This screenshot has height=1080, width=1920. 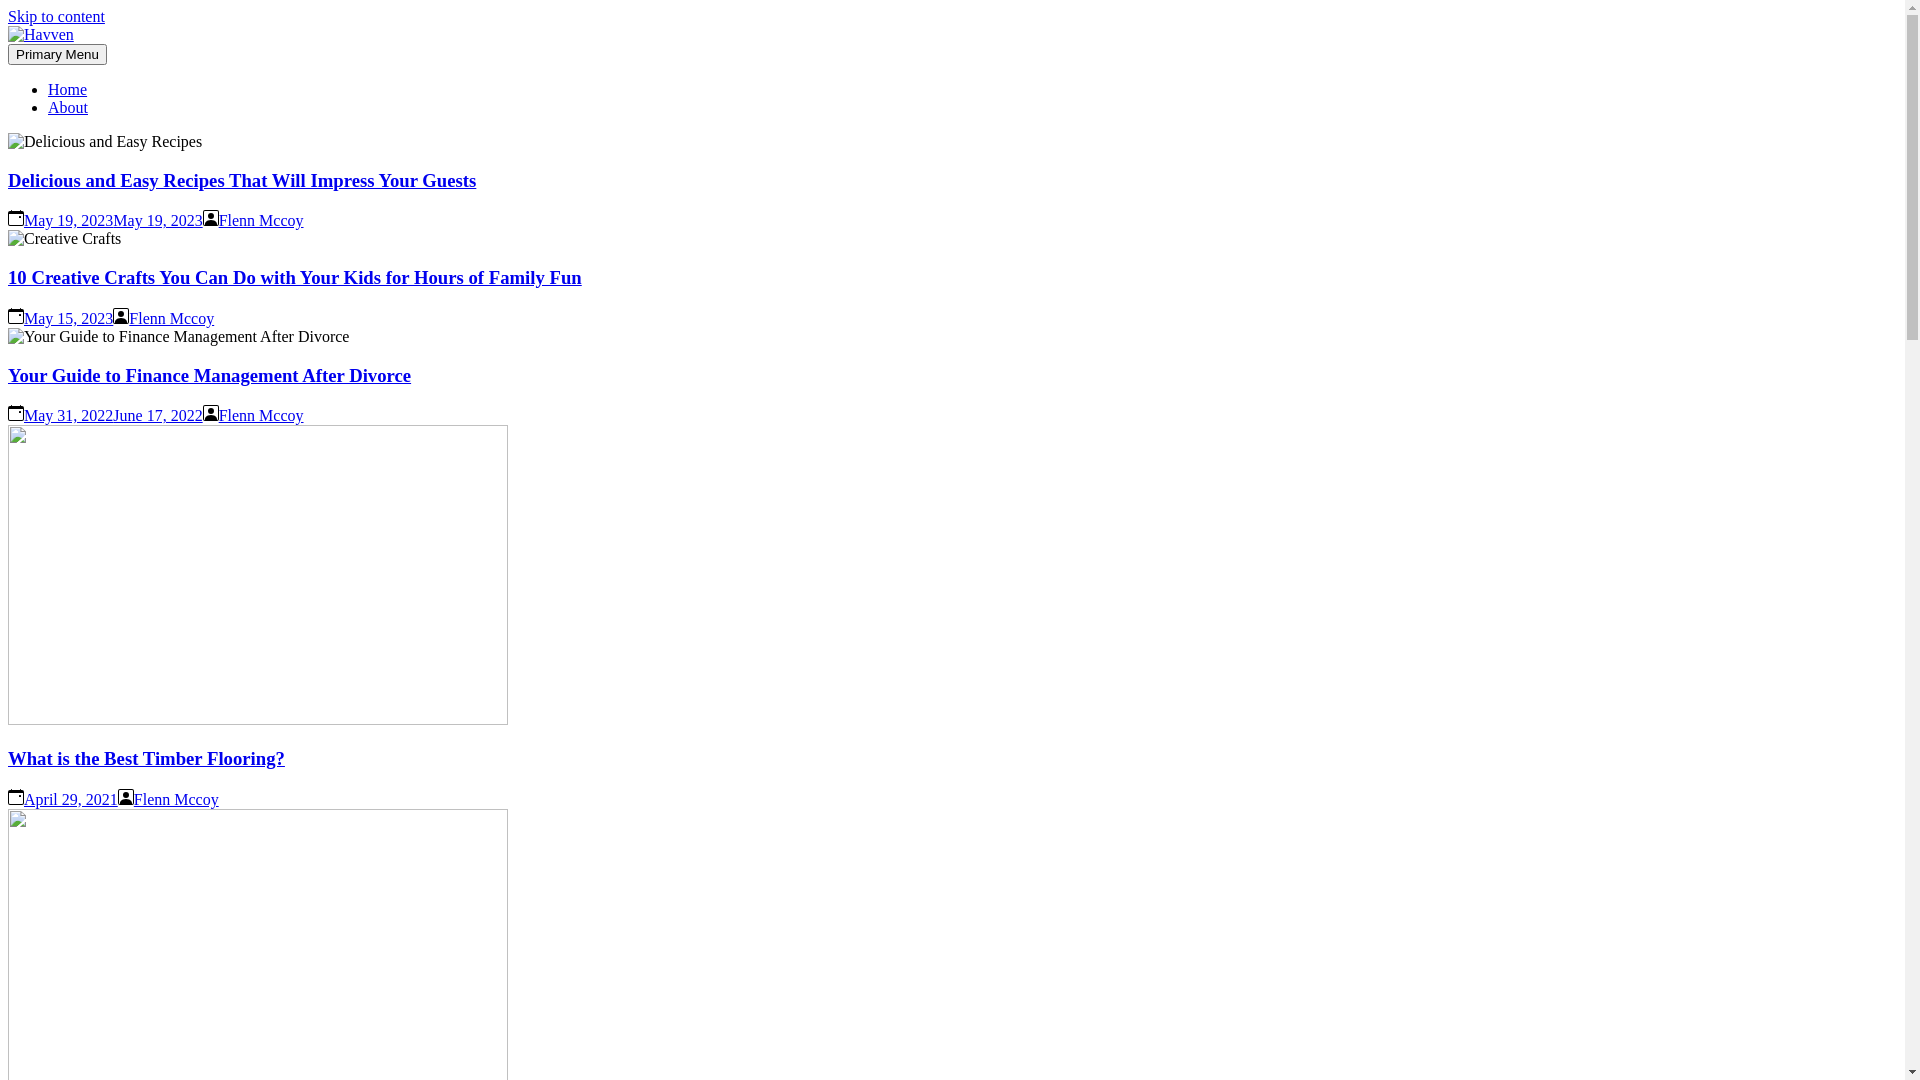 I want to click on 'About', so click(x=67, y=107).